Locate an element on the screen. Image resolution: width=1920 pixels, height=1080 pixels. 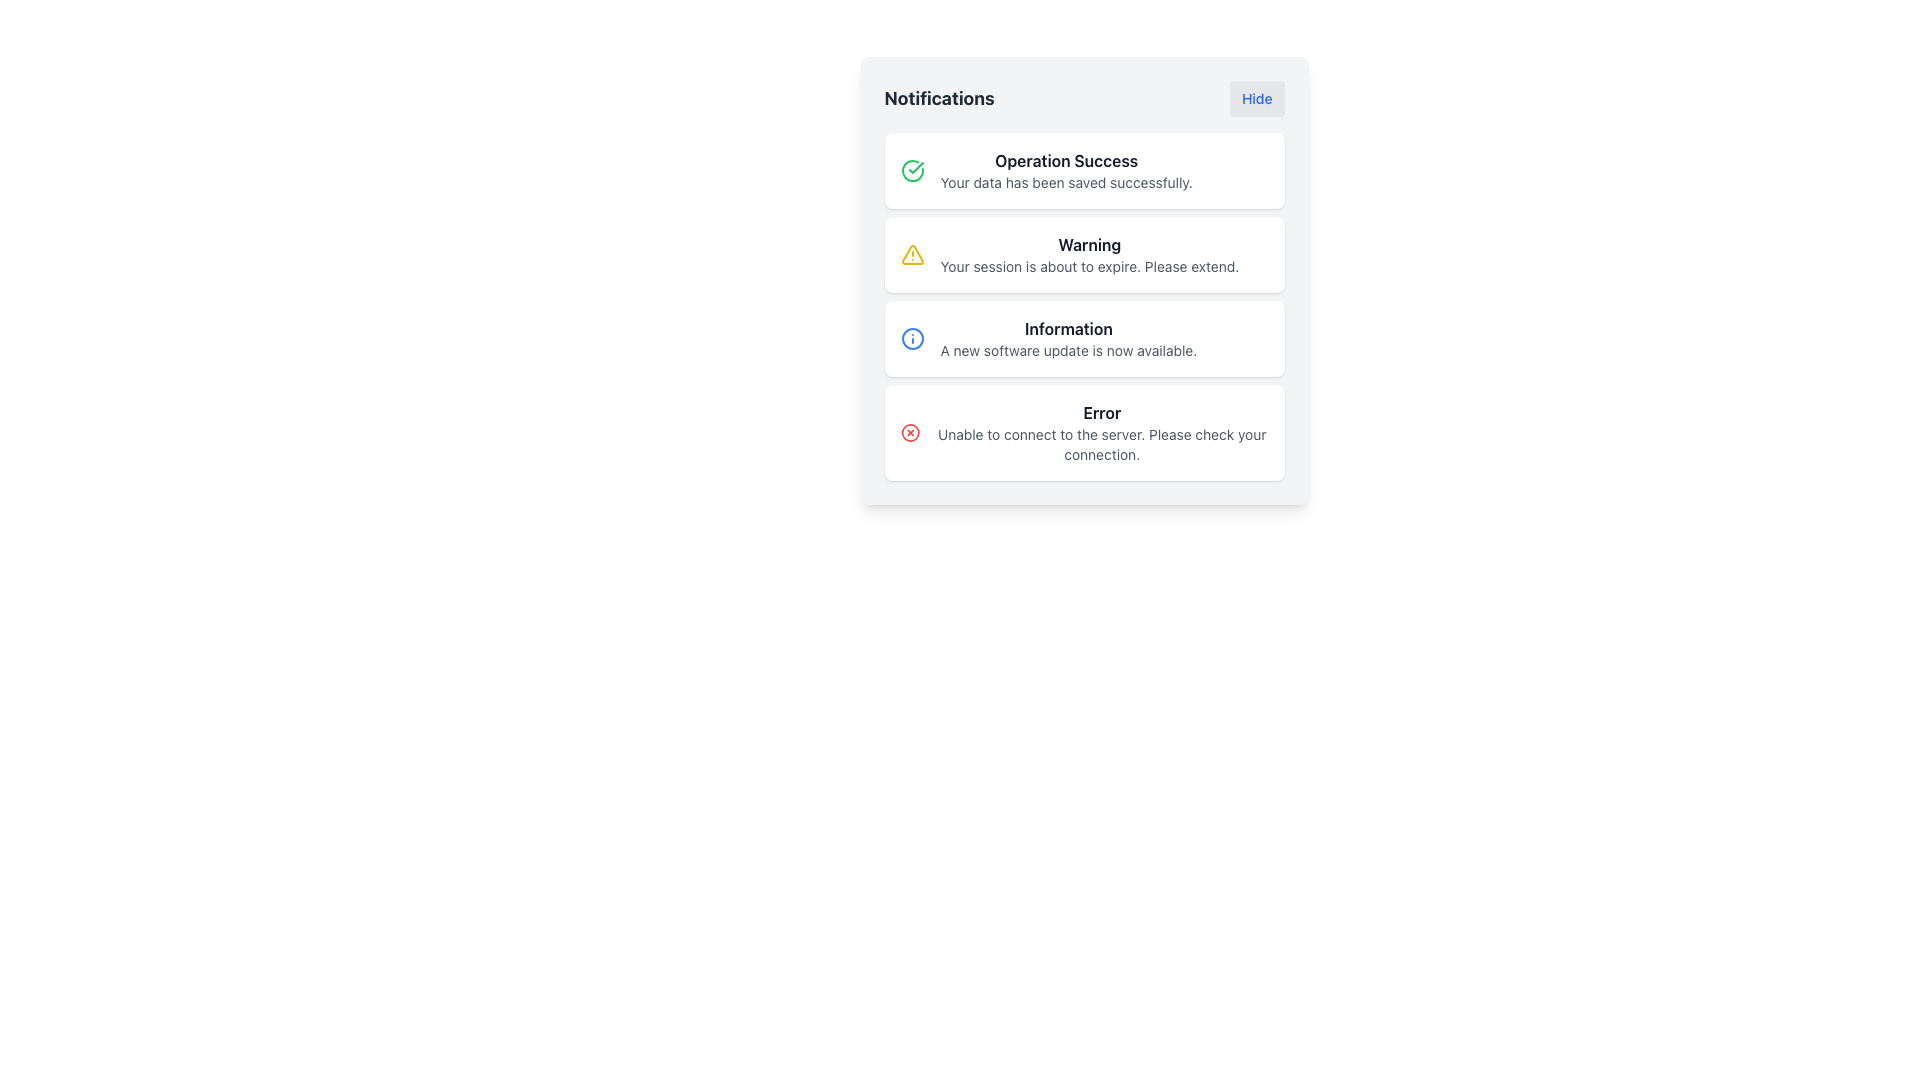
the 'Error' notification icon, which is located at the left edge of the last notification card and is directly aligned to the left of the notification's text content is located at coordinates (909, 431).